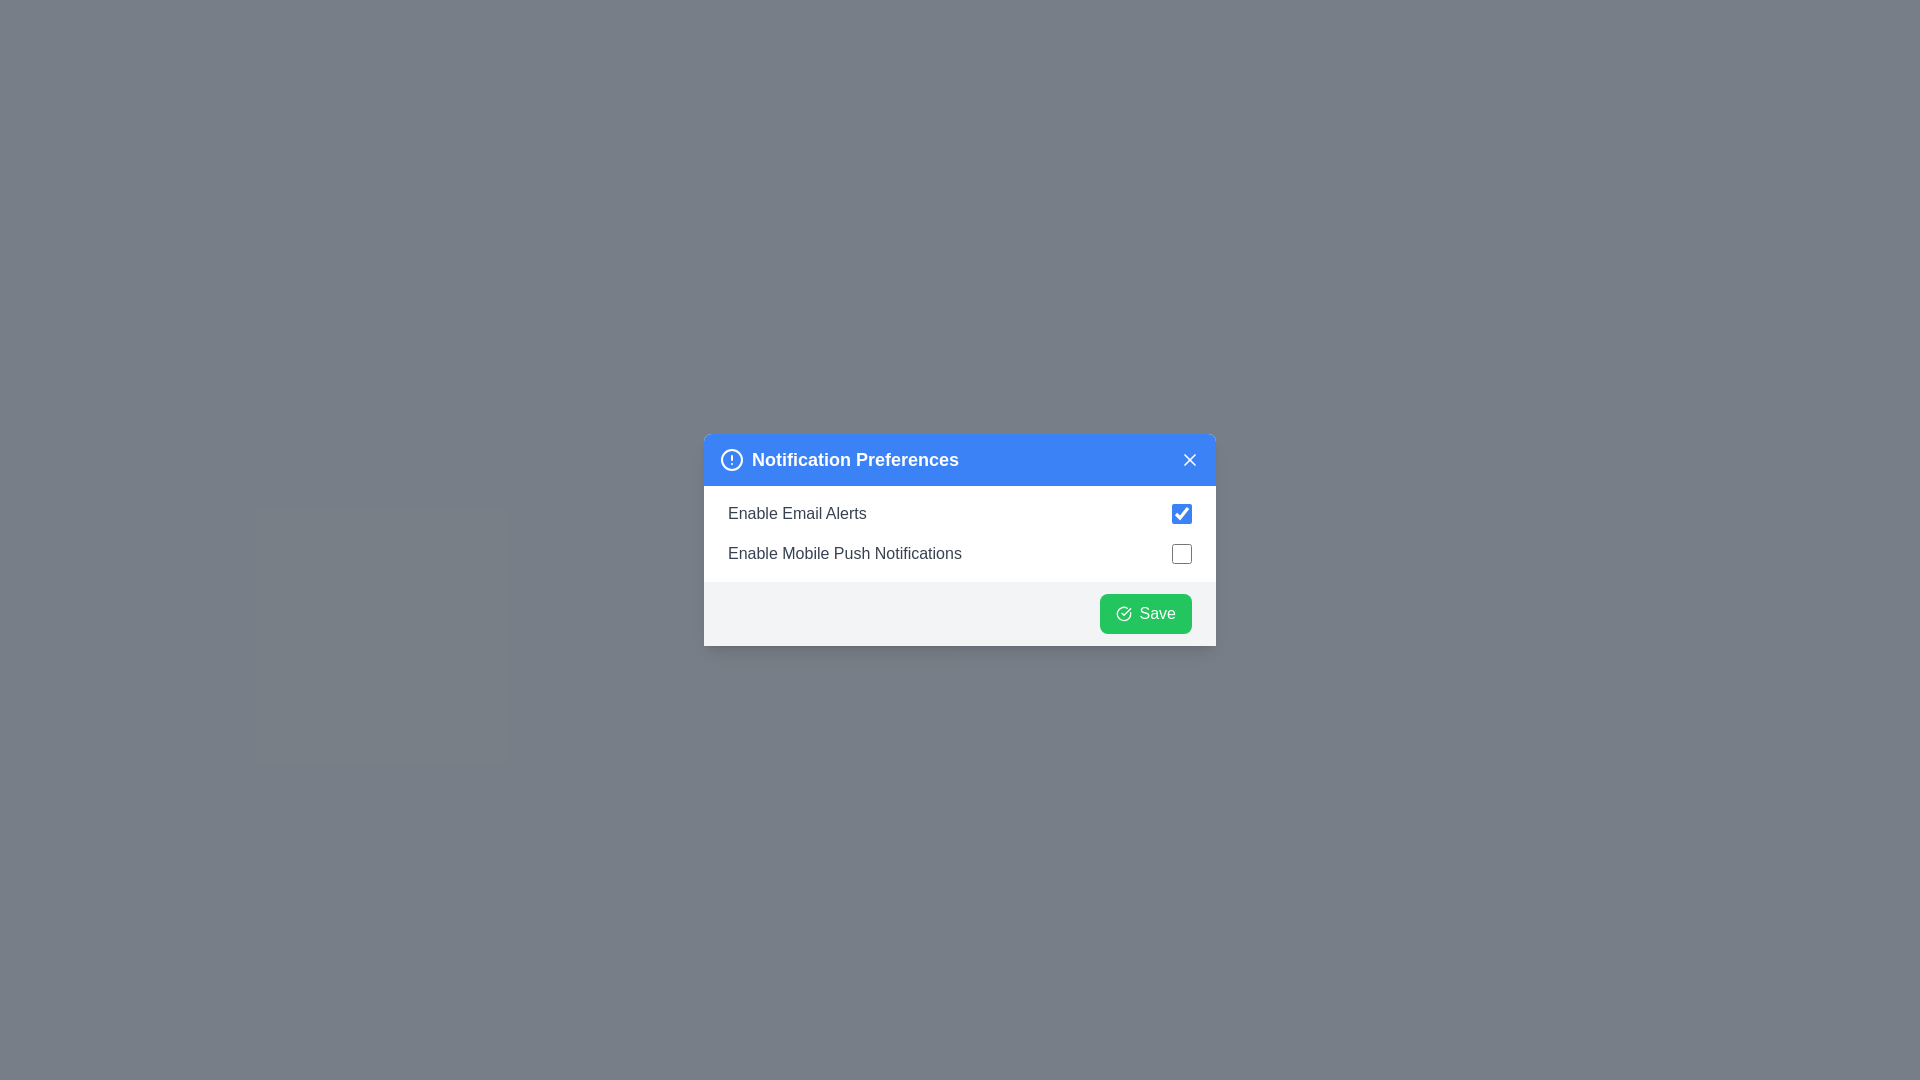 The image size is (1920, 1080). What do you see at coordinates (1190, 459) in the screenshot?
I see `the Close icon button located at the top-right corner of the 'Notification Preferences' dialog` at bounding box center [1190, 459].